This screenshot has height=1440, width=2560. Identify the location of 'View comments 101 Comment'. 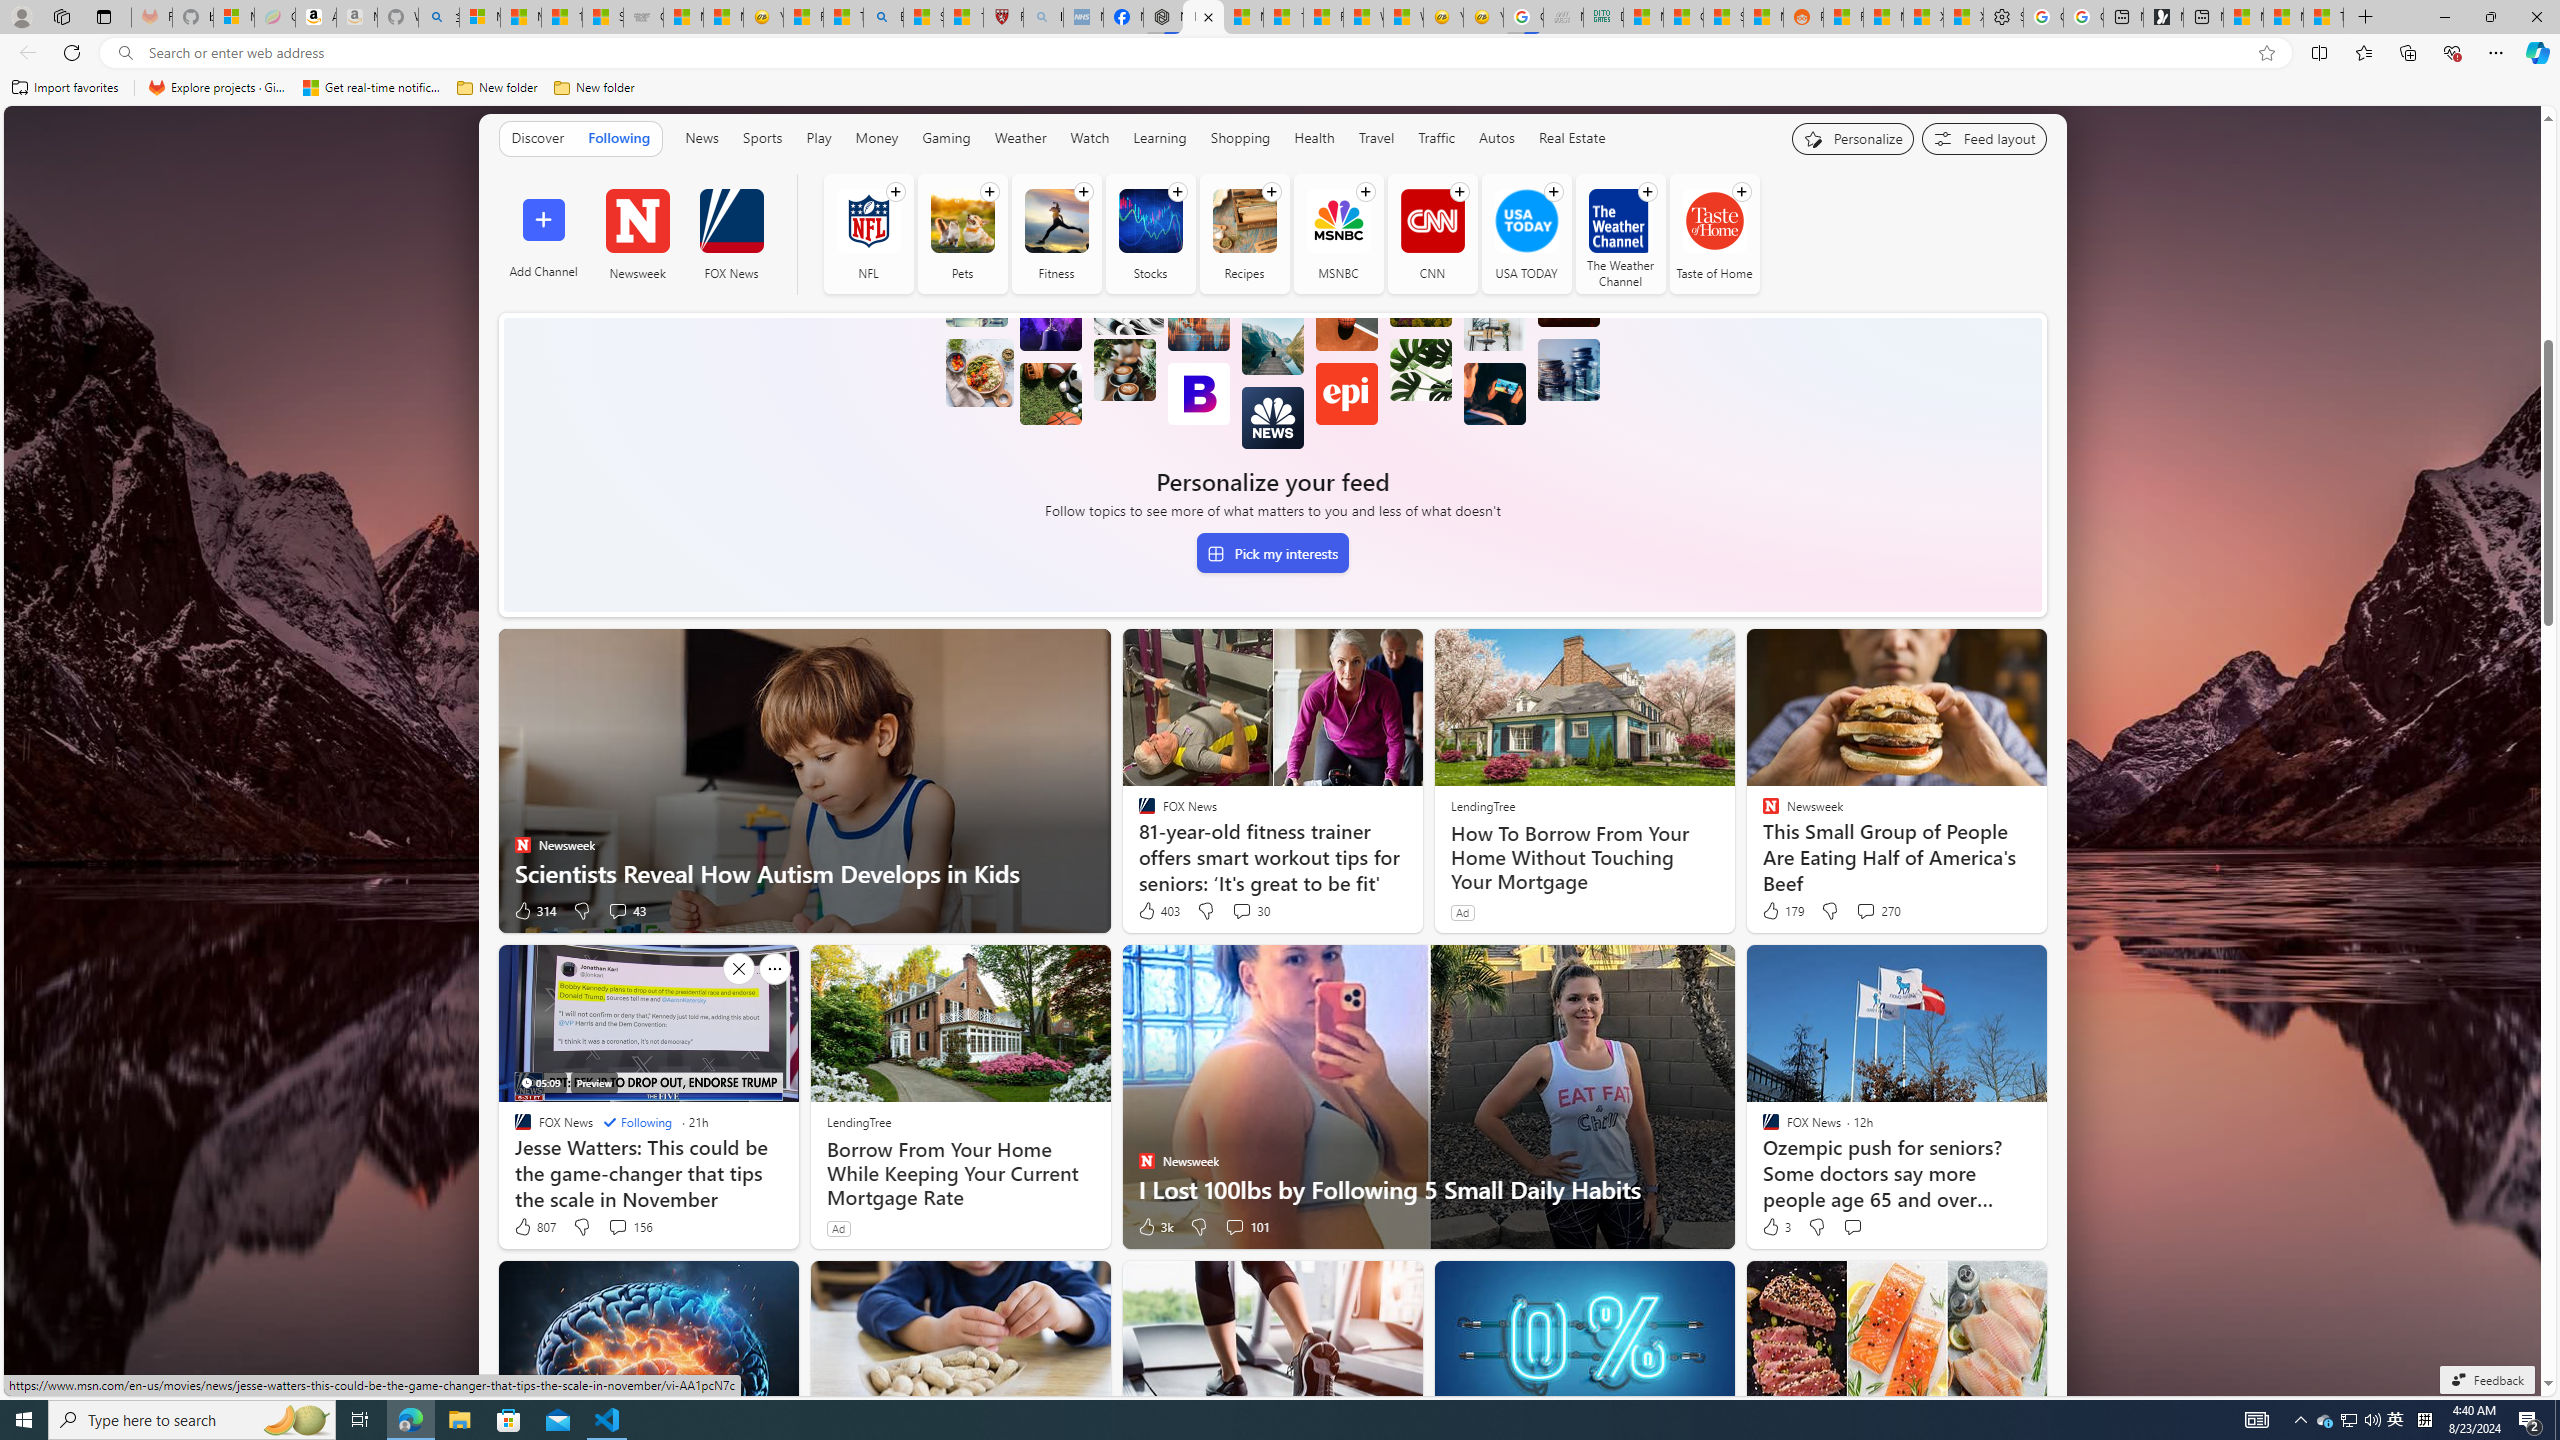
(1232, 1225).